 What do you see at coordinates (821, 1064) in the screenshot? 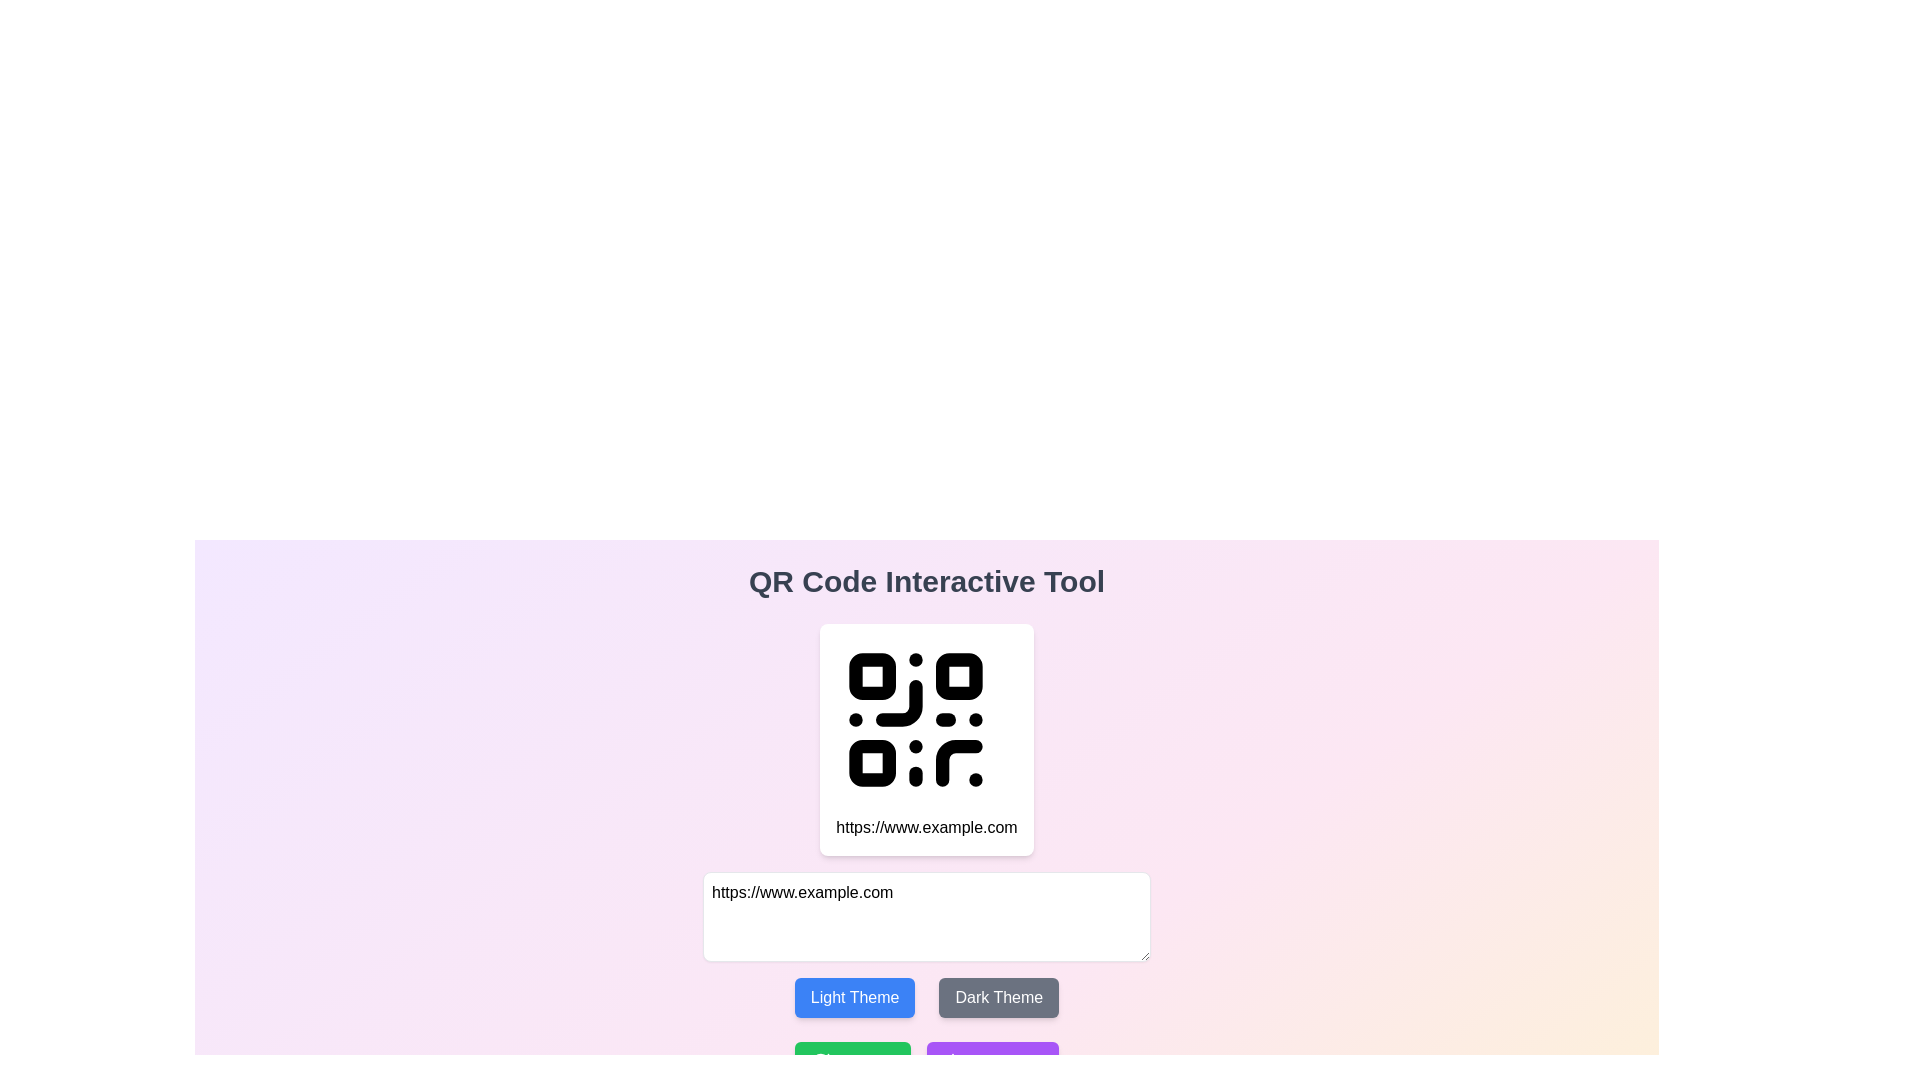
I see `the curved arrow-like shape that is part of the refresh SVG icon located at the bottom right corner of the interface` at bounding box center [821, 1064].